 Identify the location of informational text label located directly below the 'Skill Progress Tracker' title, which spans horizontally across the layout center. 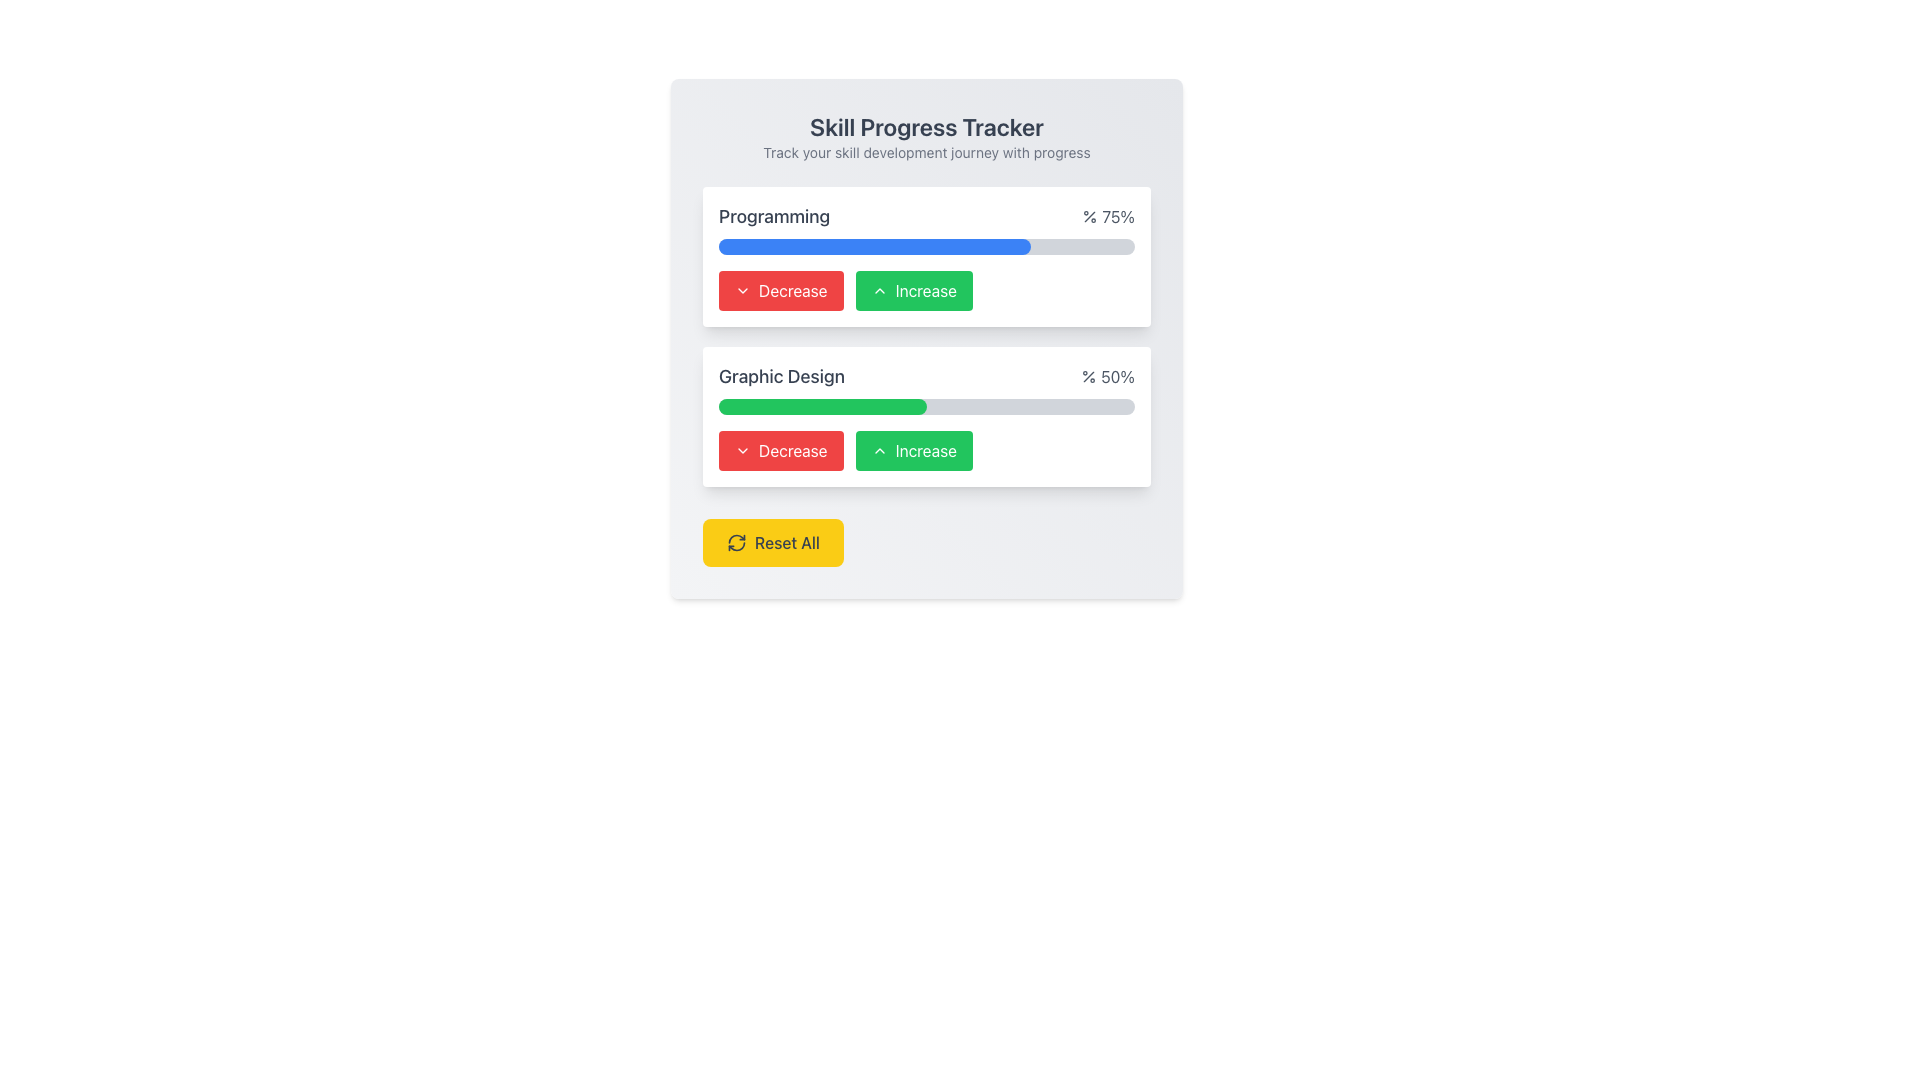
(925, 152).